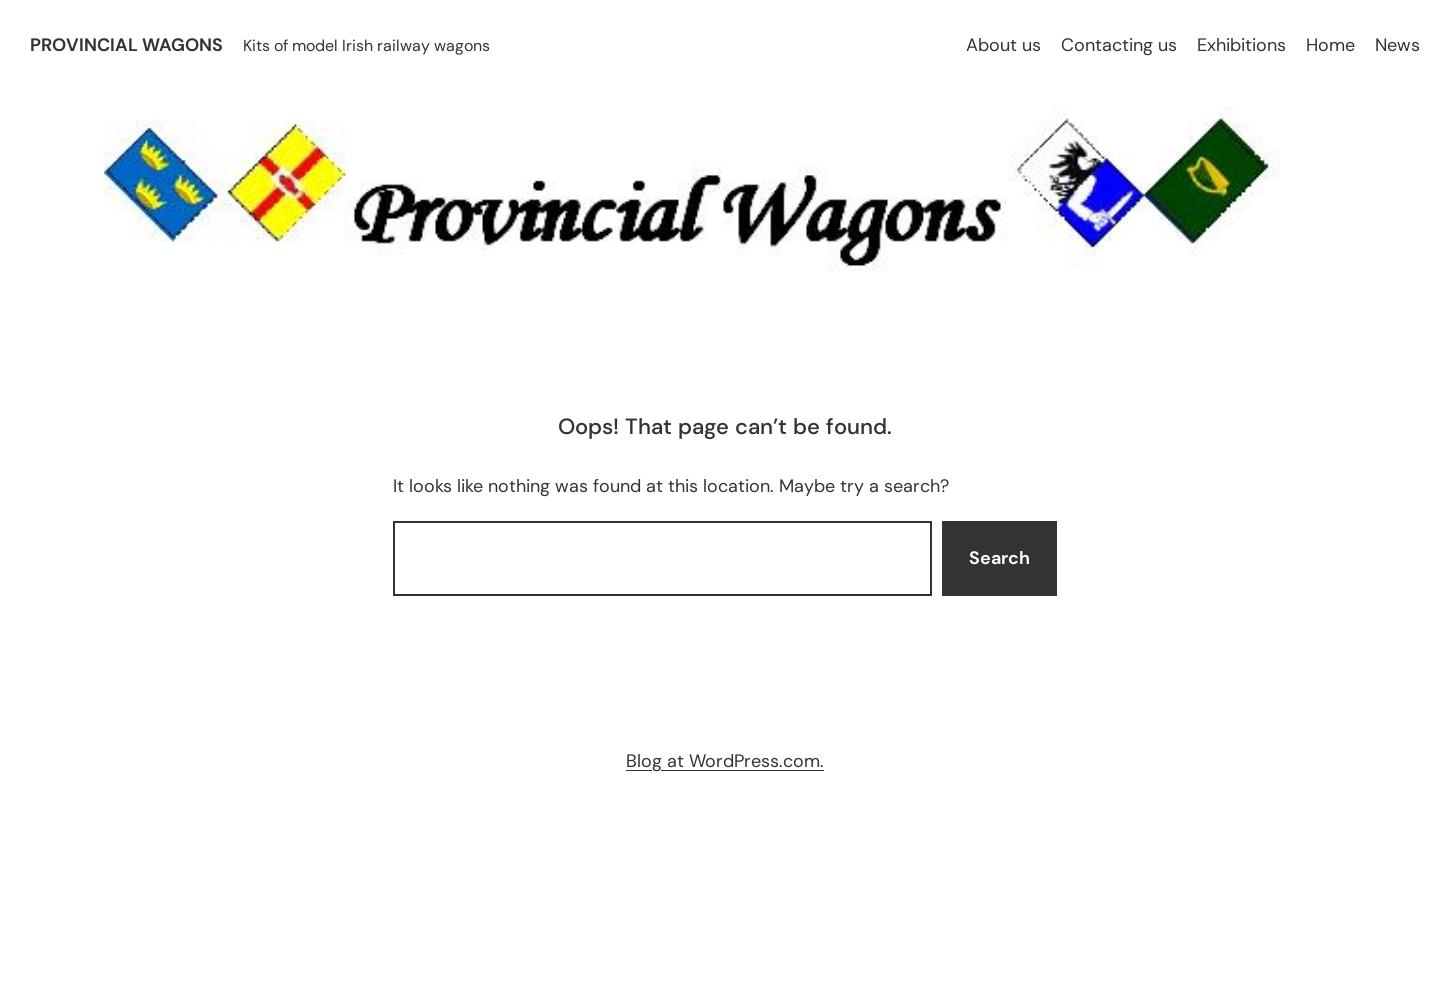  I want to click on 'Provincial Wagons', so click(30, 44).